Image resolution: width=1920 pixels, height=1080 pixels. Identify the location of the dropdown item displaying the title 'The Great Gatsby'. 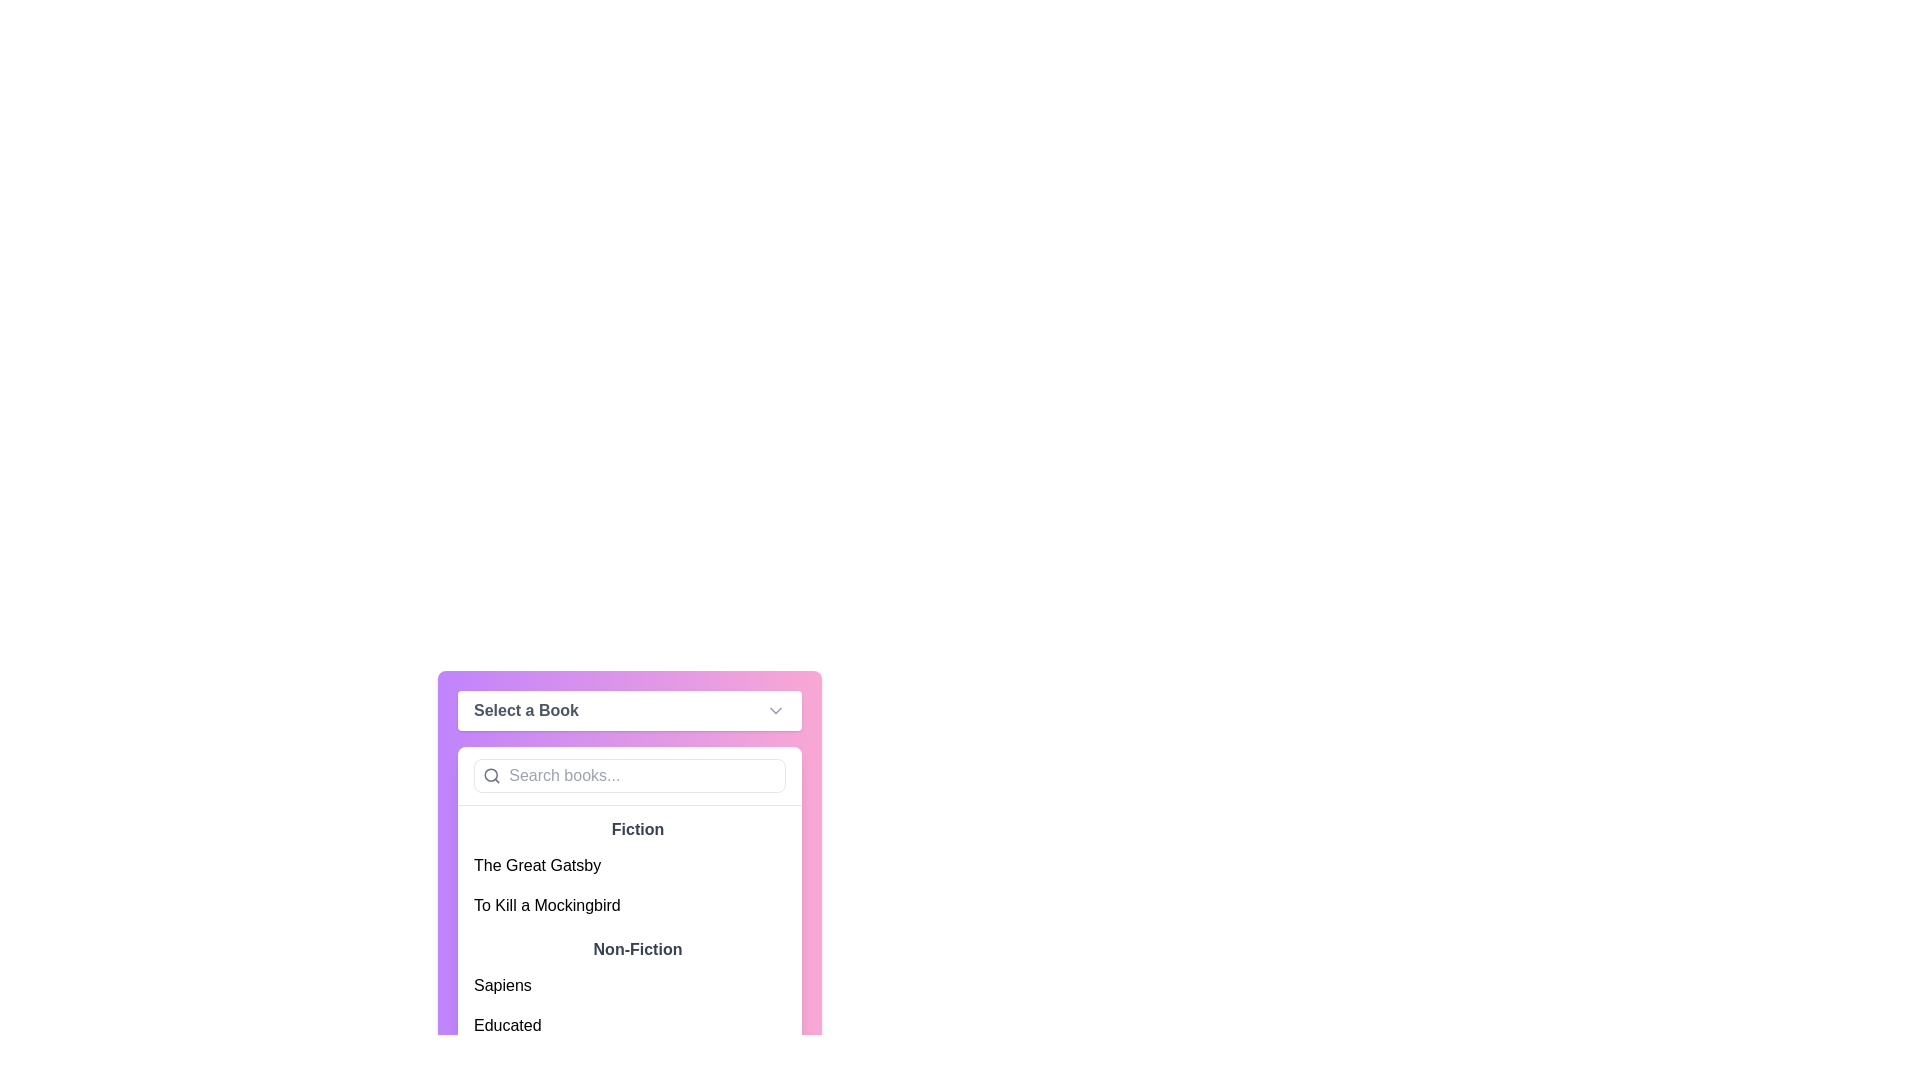
(628, 865).